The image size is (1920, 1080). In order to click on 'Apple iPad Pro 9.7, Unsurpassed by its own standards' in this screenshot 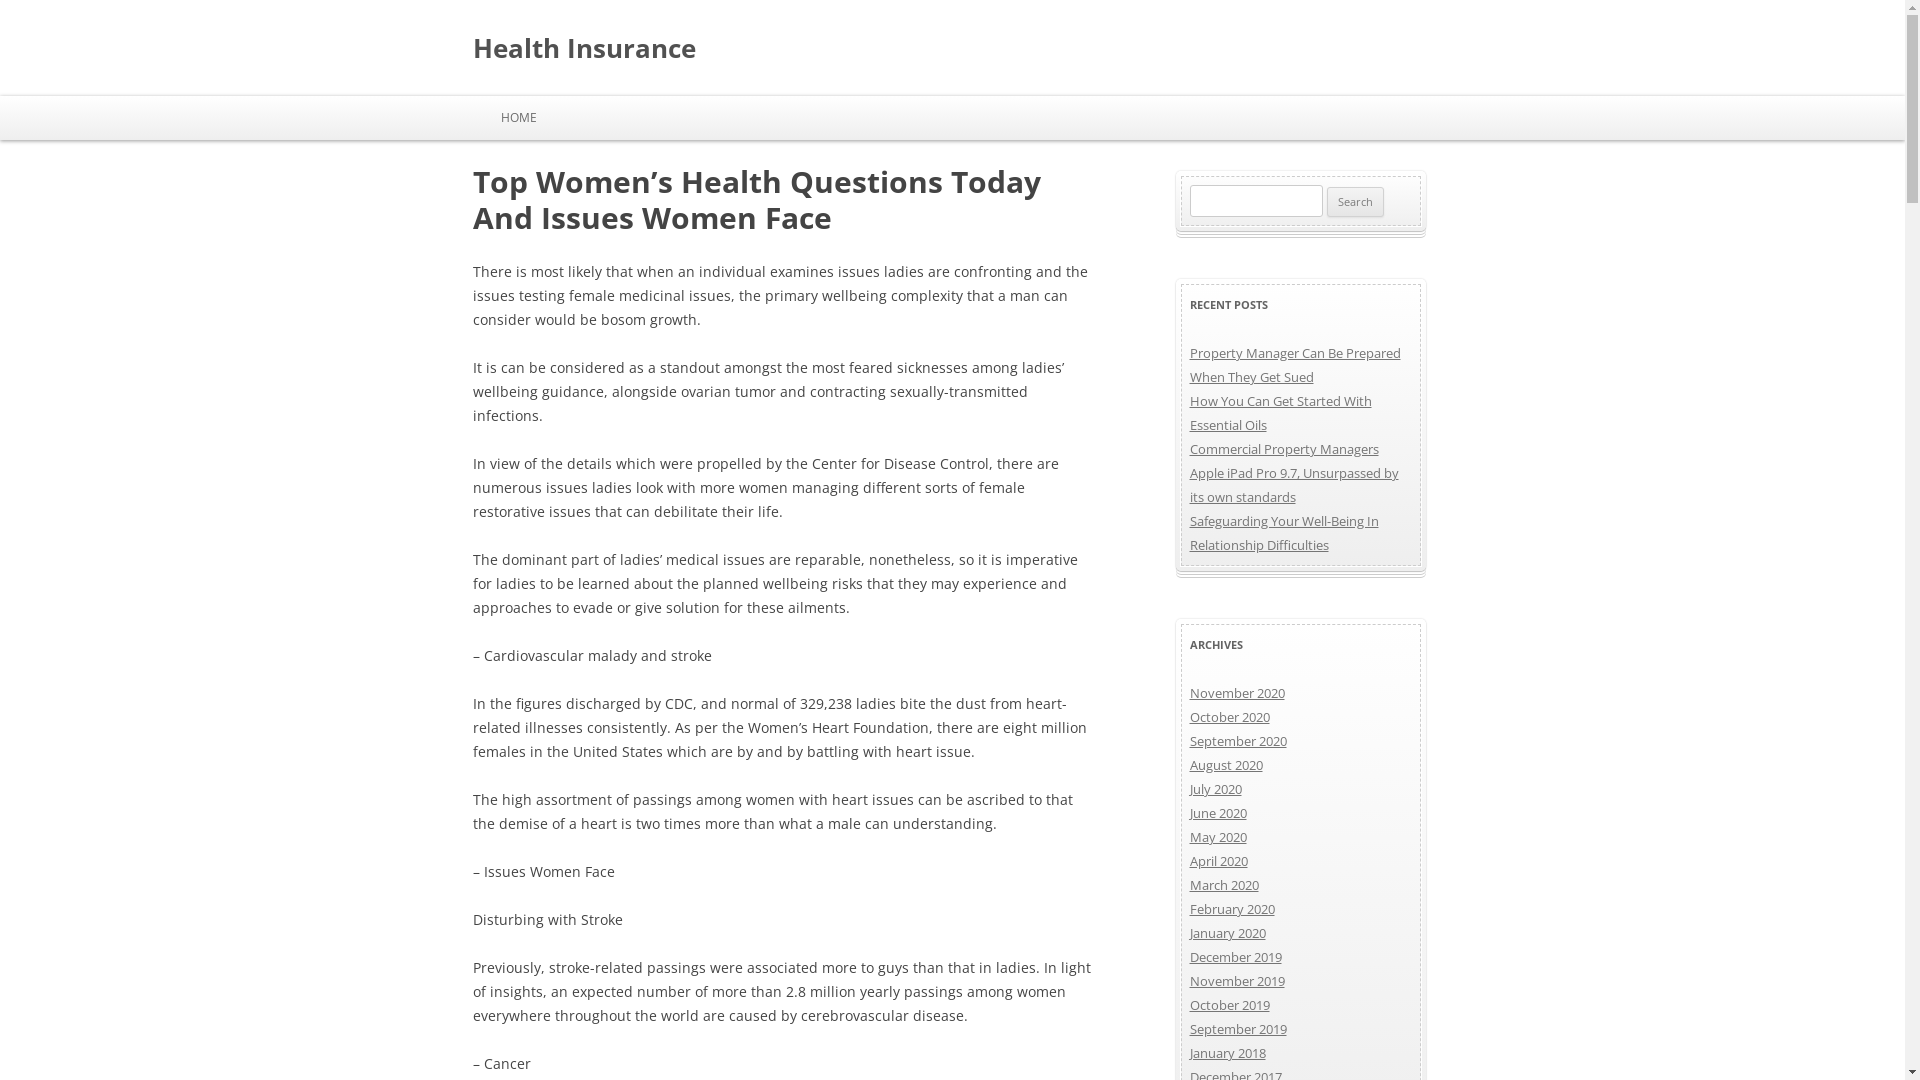, I will do `click(1294, 485)`.